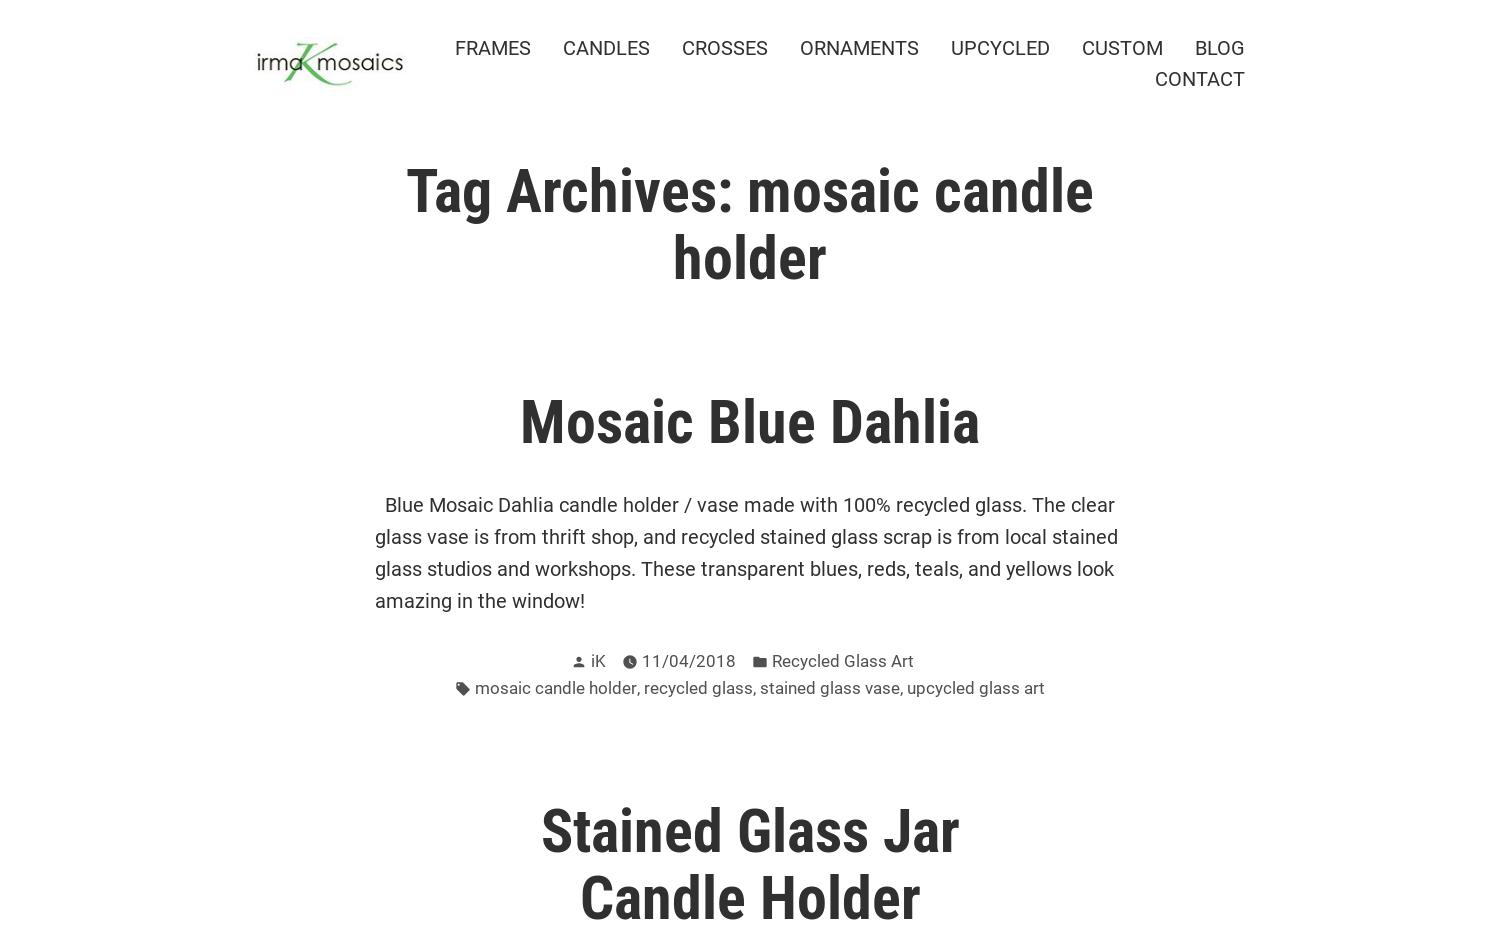  I want to click on 'CONTACT', so click(1199, 78).